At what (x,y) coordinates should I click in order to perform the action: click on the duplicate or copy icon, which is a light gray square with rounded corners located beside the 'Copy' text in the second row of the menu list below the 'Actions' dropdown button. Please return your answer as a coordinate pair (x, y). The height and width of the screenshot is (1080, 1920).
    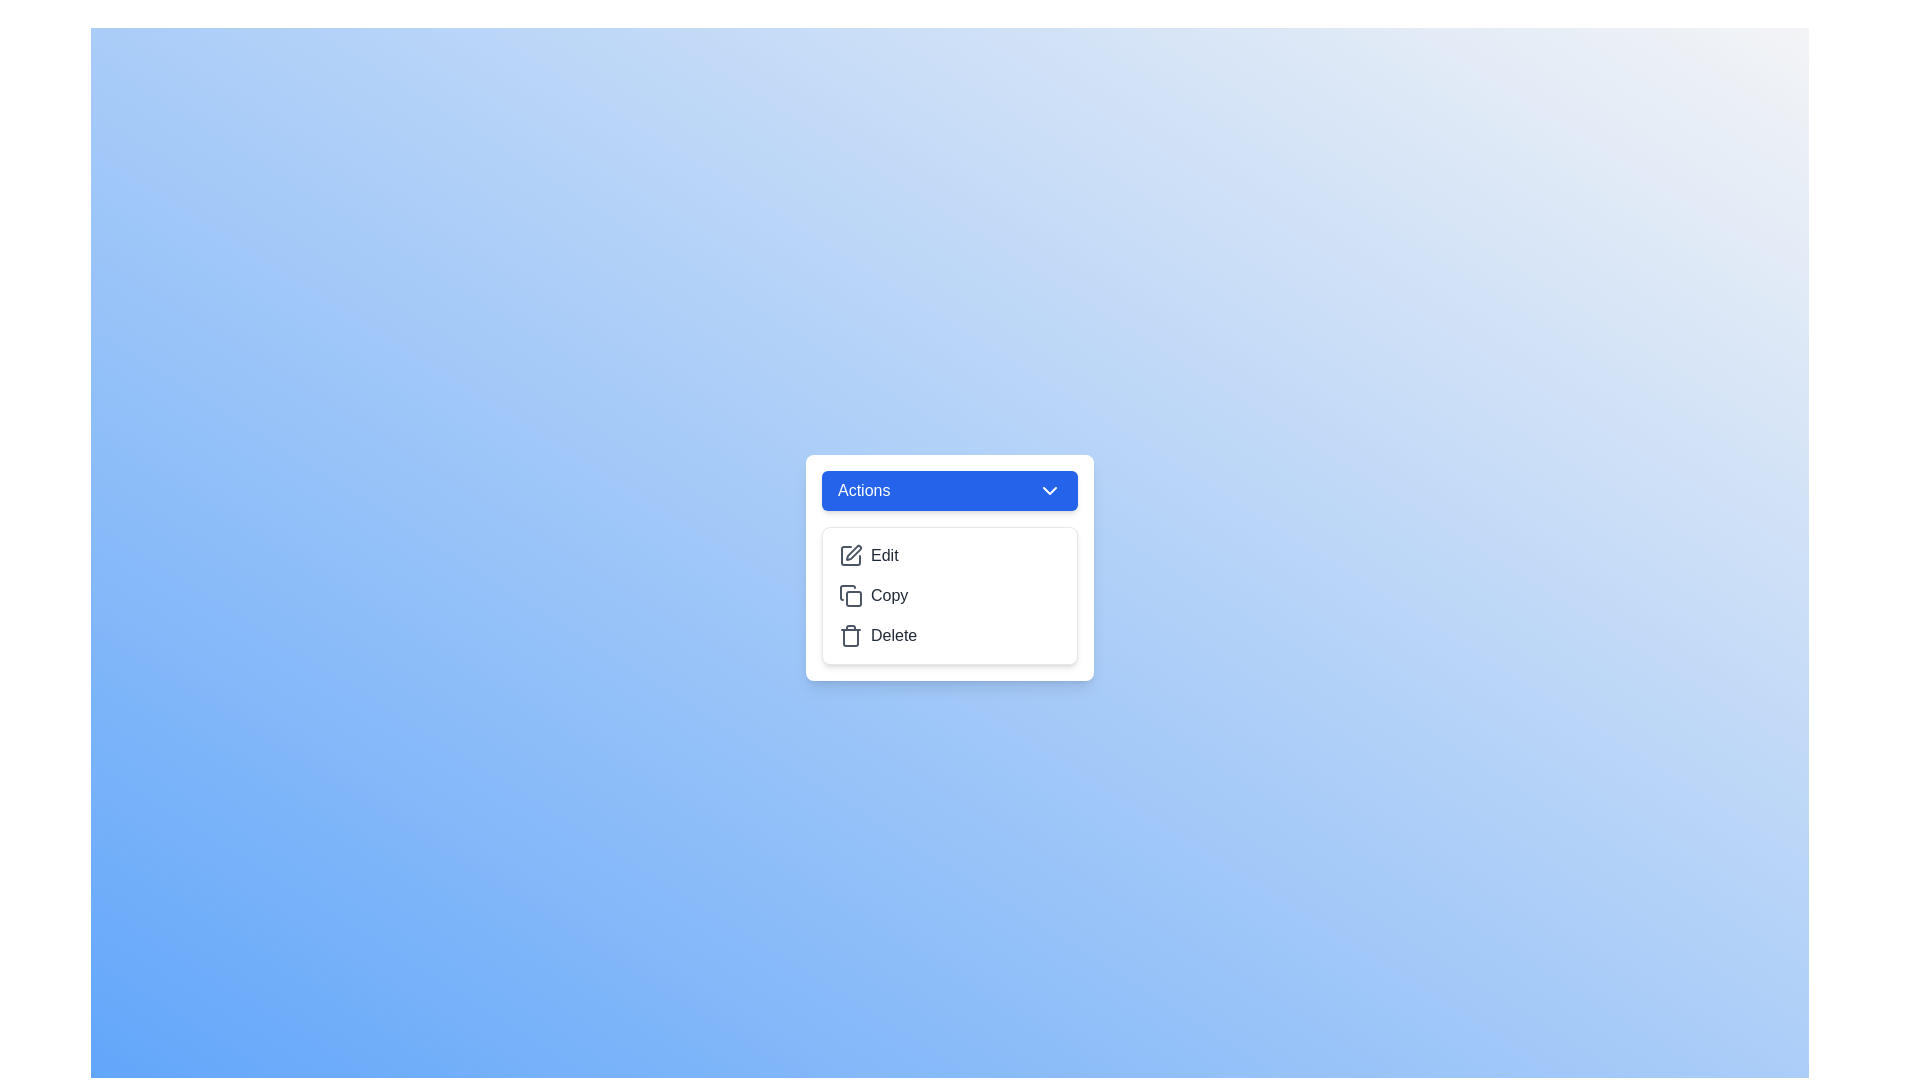
    Looking at the image, I should click on (850, 595).